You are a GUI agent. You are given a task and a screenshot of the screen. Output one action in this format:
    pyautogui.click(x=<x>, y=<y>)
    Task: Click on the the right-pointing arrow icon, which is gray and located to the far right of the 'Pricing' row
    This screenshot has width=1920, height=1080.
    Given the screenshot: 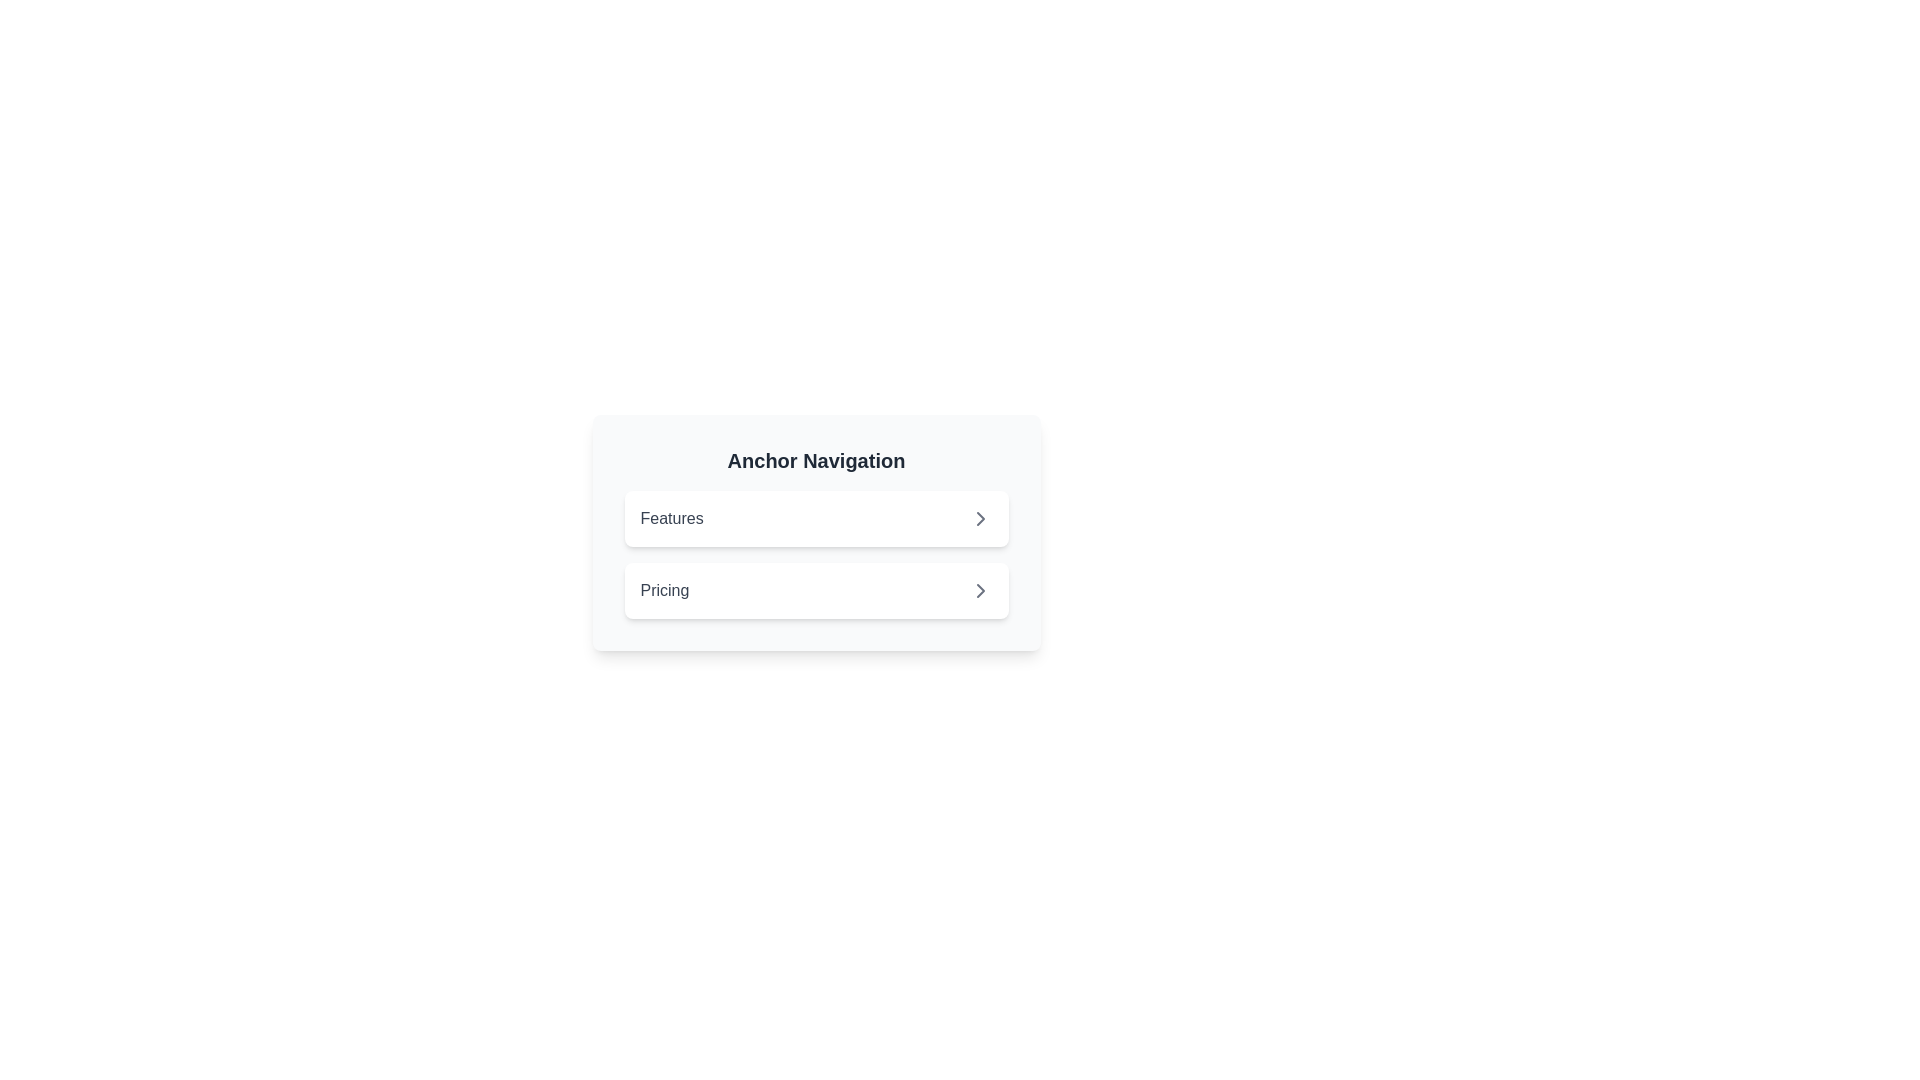 What is the action you would take?
    pyautogui.click(x=980, y=589)
    